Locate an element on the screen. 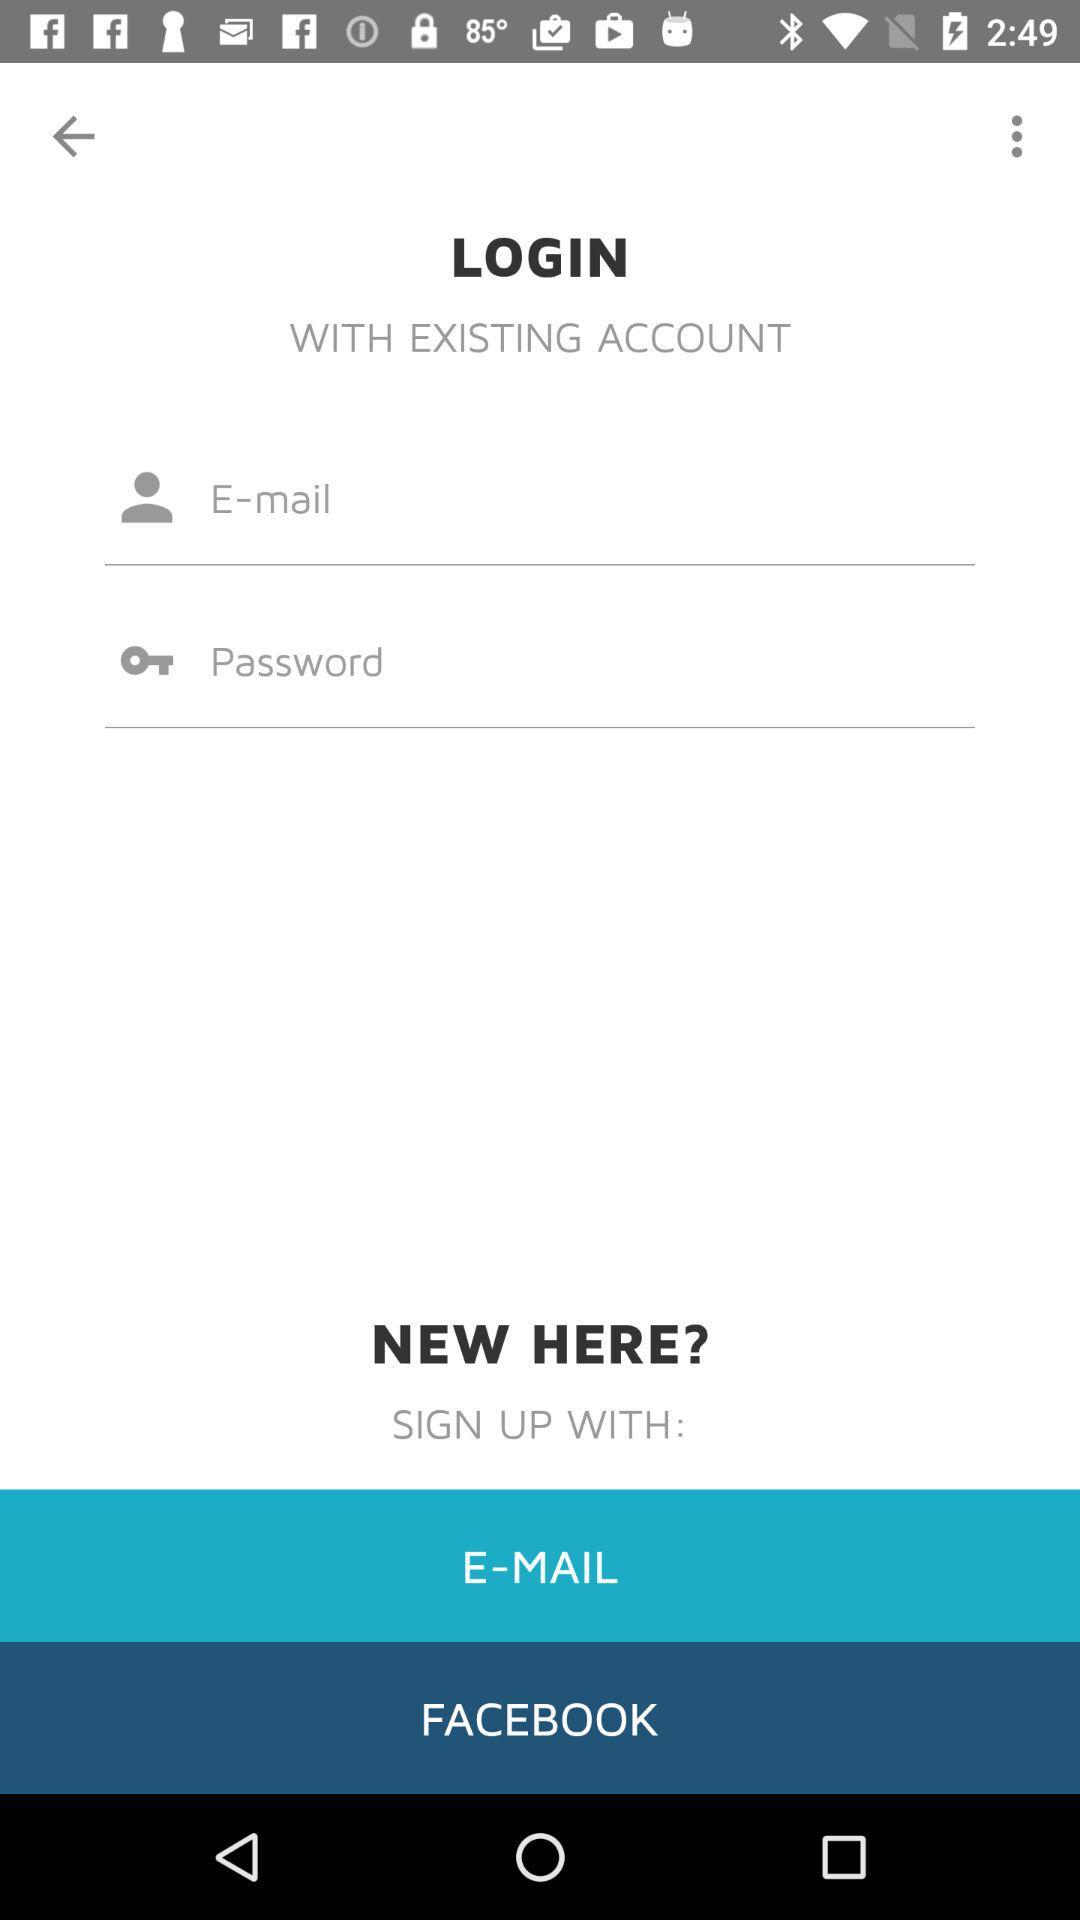 This screenshot has width=1080, height=1920. icon at the center is located at coordinates (540, 660).